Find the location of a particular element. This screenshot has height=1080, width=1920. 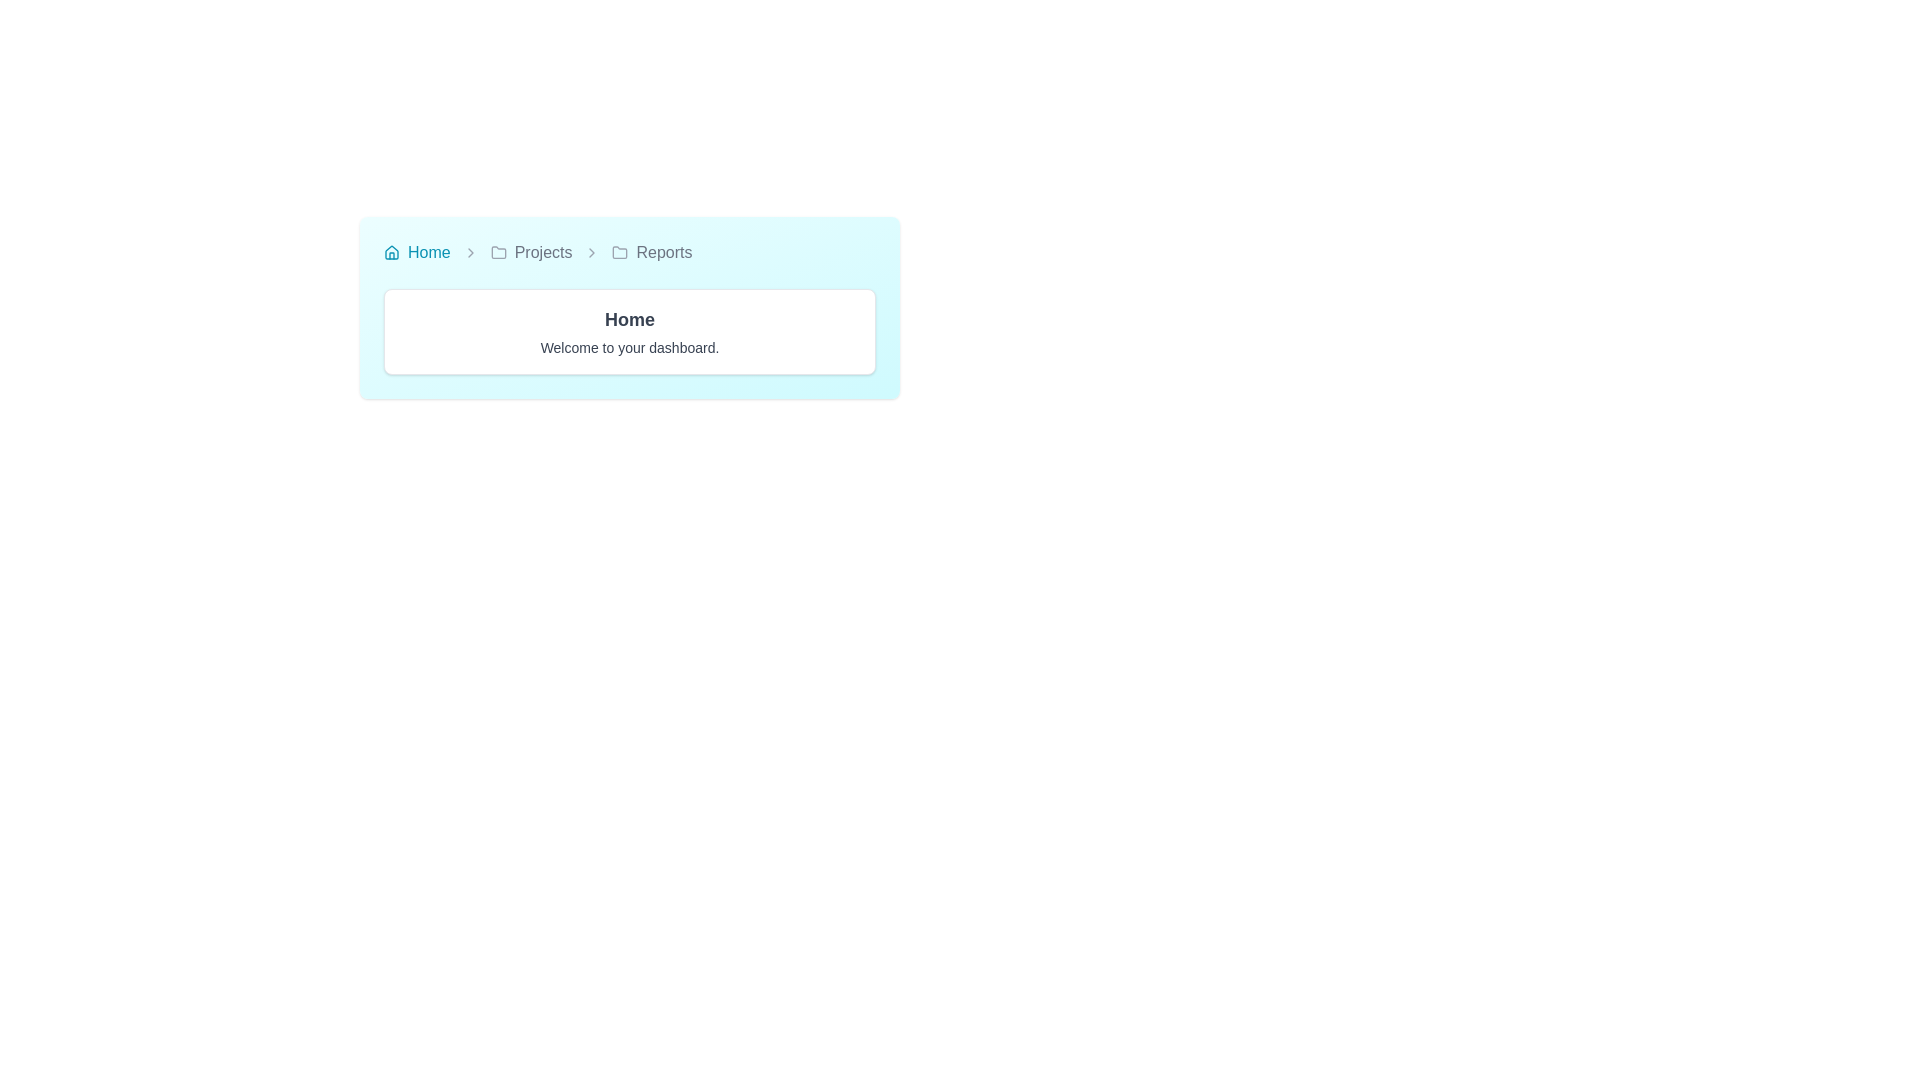

the 'Home' breadcrumb navigation item is located at coordinates (416, 252).